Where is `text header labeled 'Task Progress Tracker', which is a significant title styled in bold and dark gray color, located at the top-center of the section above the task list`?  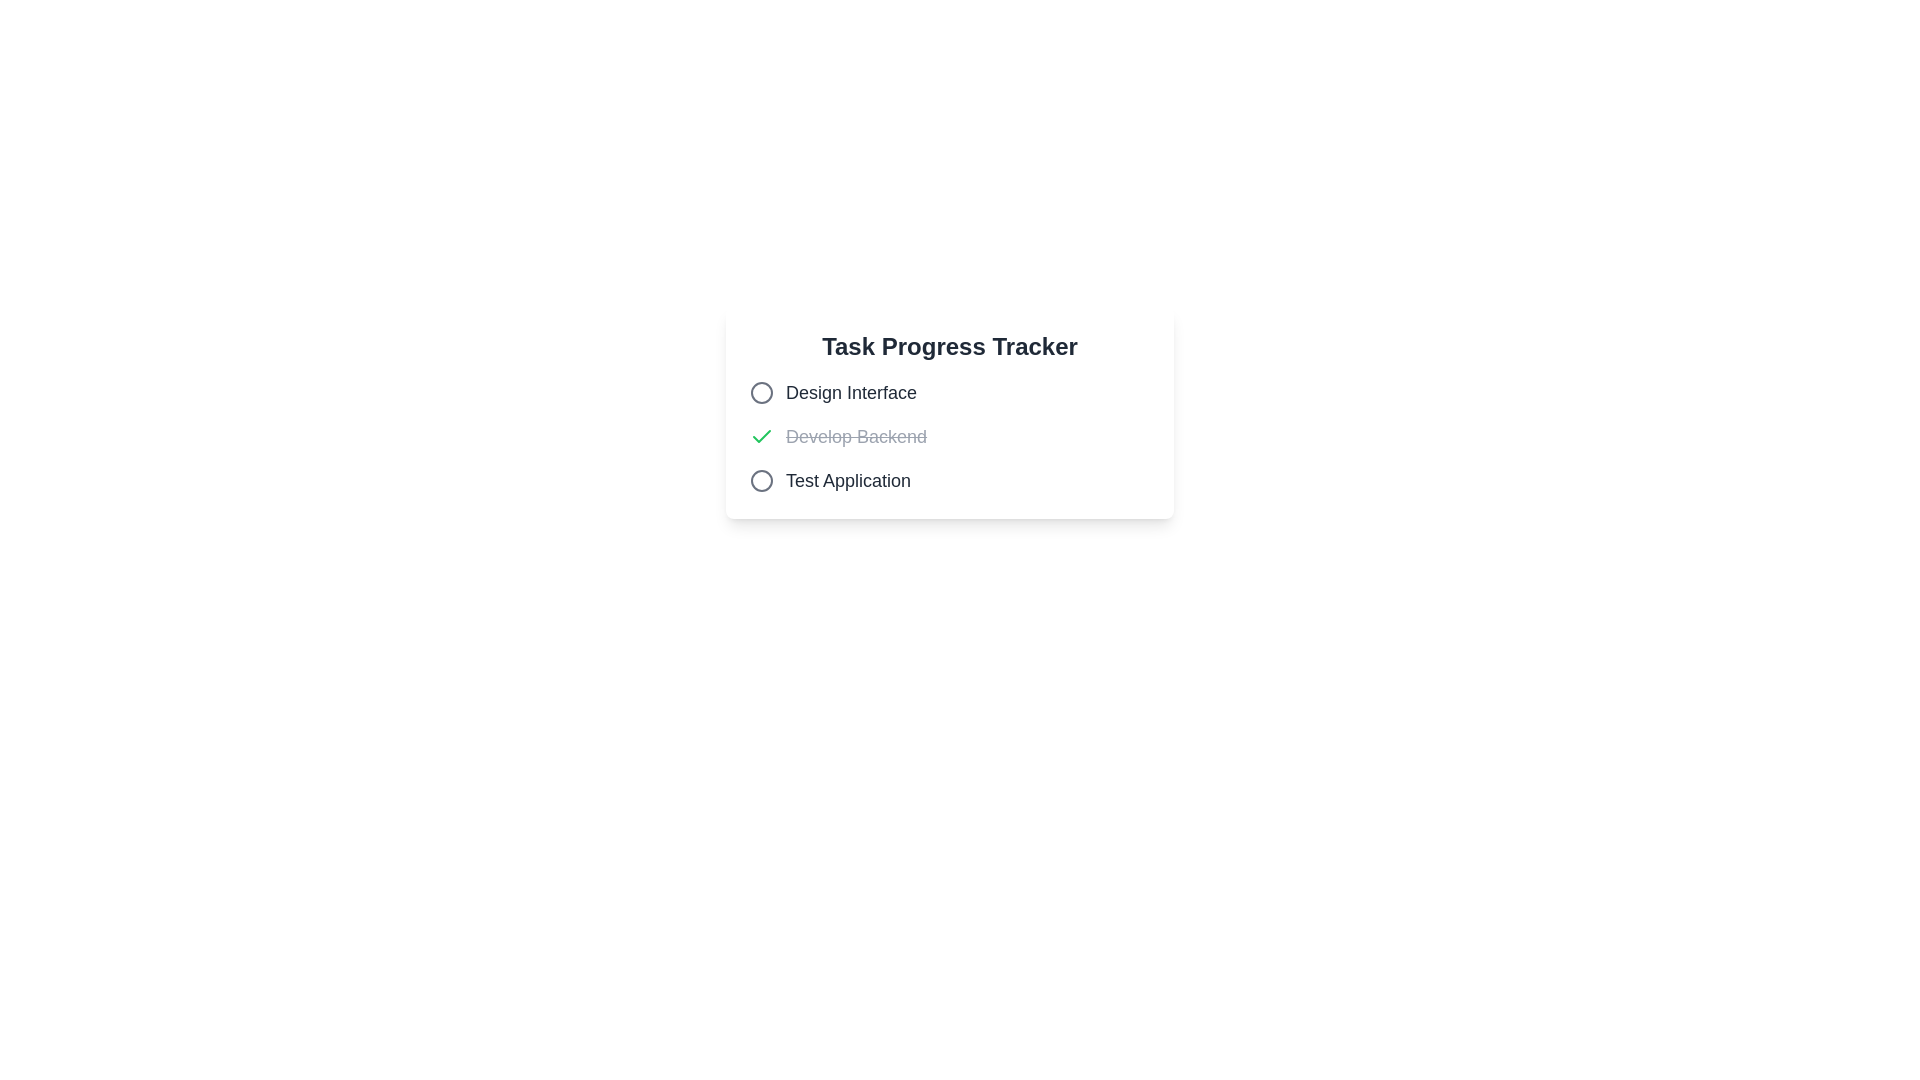 text header labeled 'Task Progress Tracker', which is a significant title styled in bold and dark gray color, located at the top-center of the section above the task list is located at coordinates (949, 346).